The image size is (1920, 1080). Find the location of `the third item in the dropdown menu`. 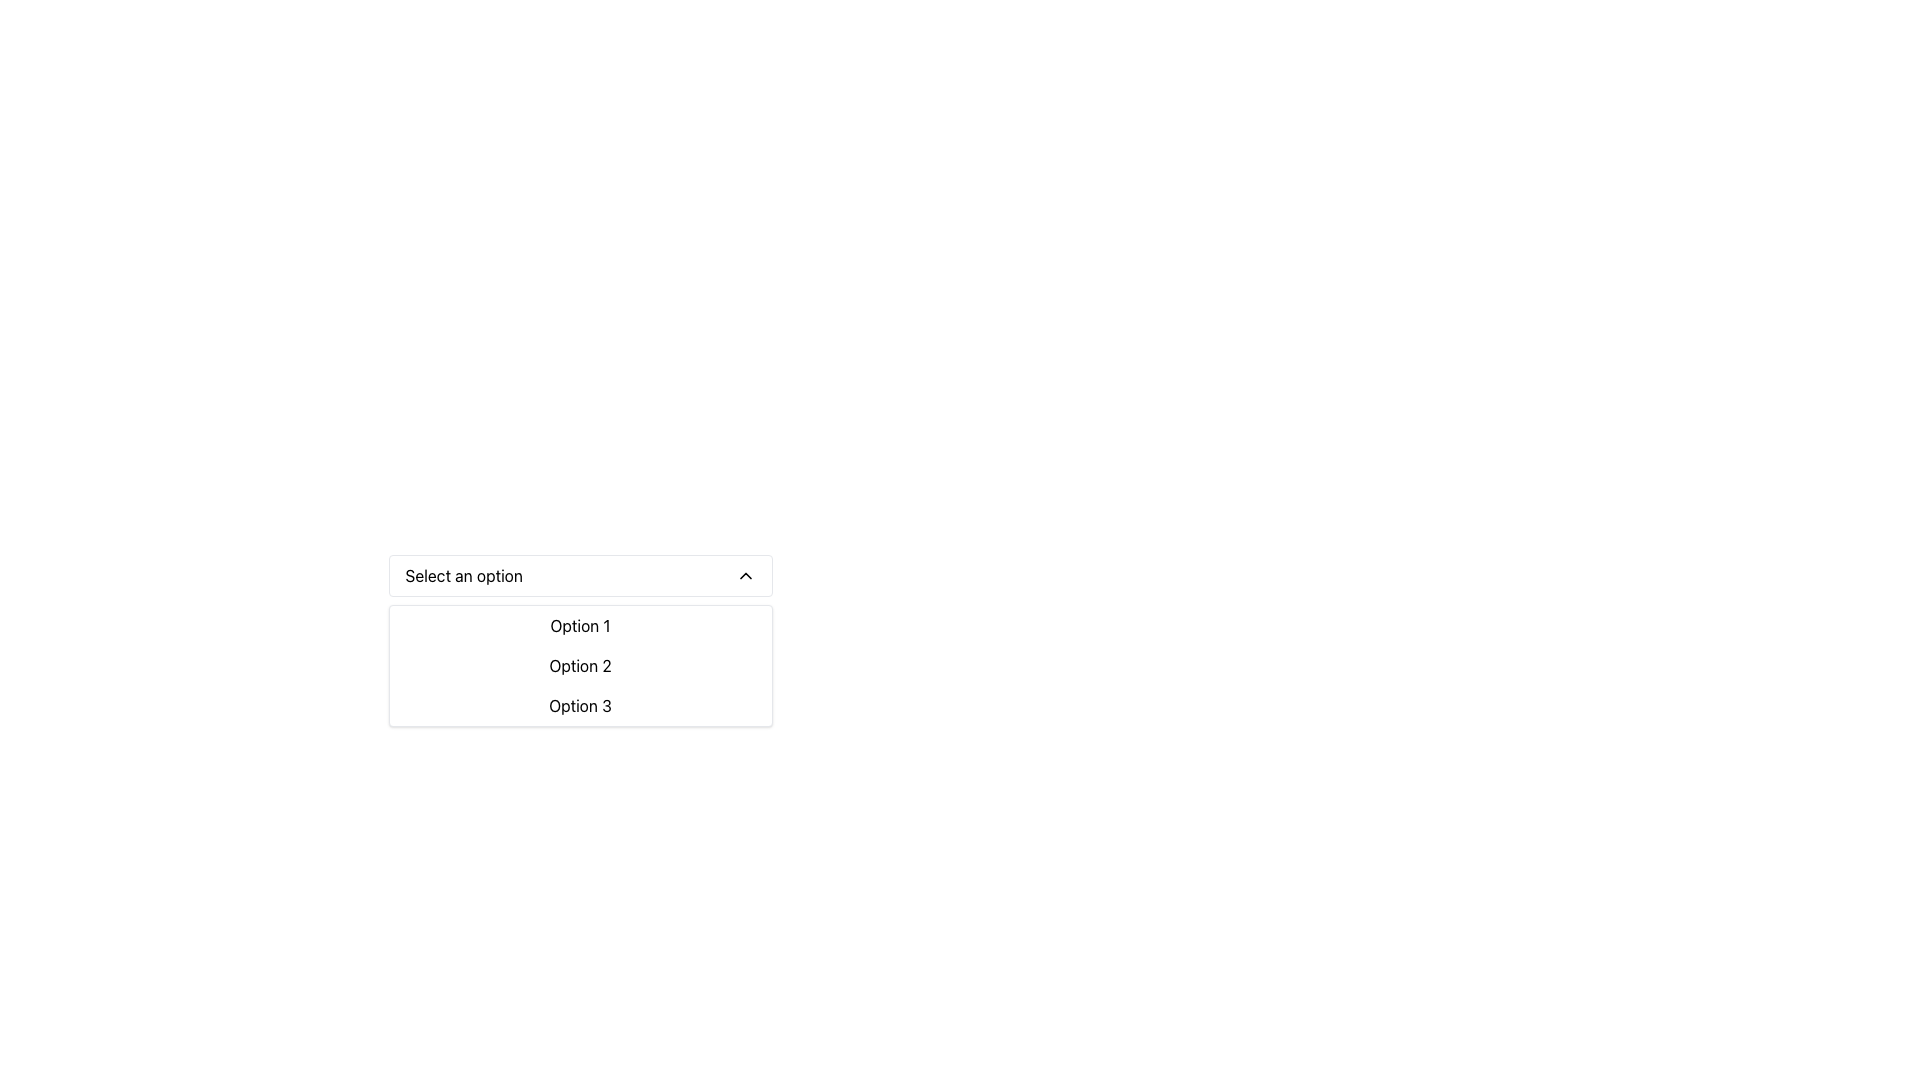

the third item in the dropdown menu is located at coordinates (579, 704).